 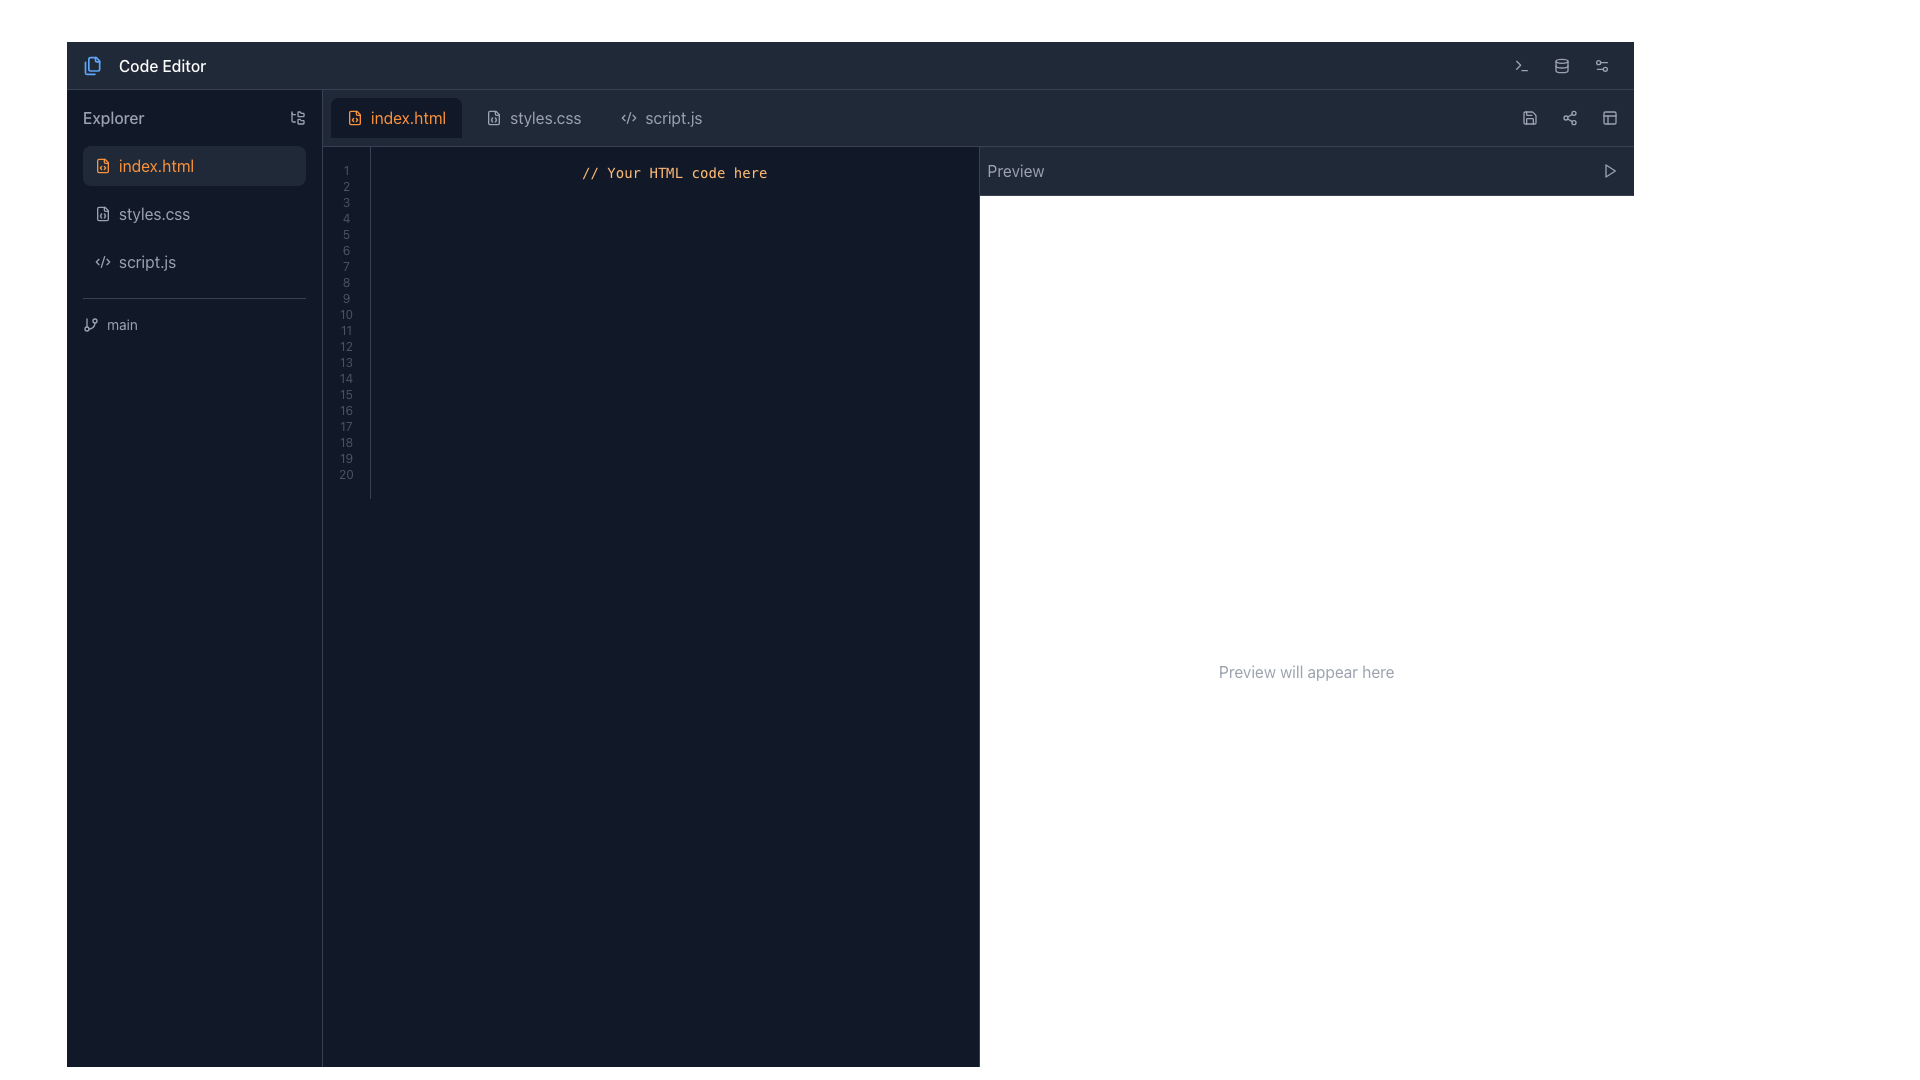 What do you see at coordinates (162, 64) in the screenshot?
I see `text content of the 'Code Editor' label located at the top-left area of the UI, positioned to the right of the files icon` at bounding box center [162, 64].